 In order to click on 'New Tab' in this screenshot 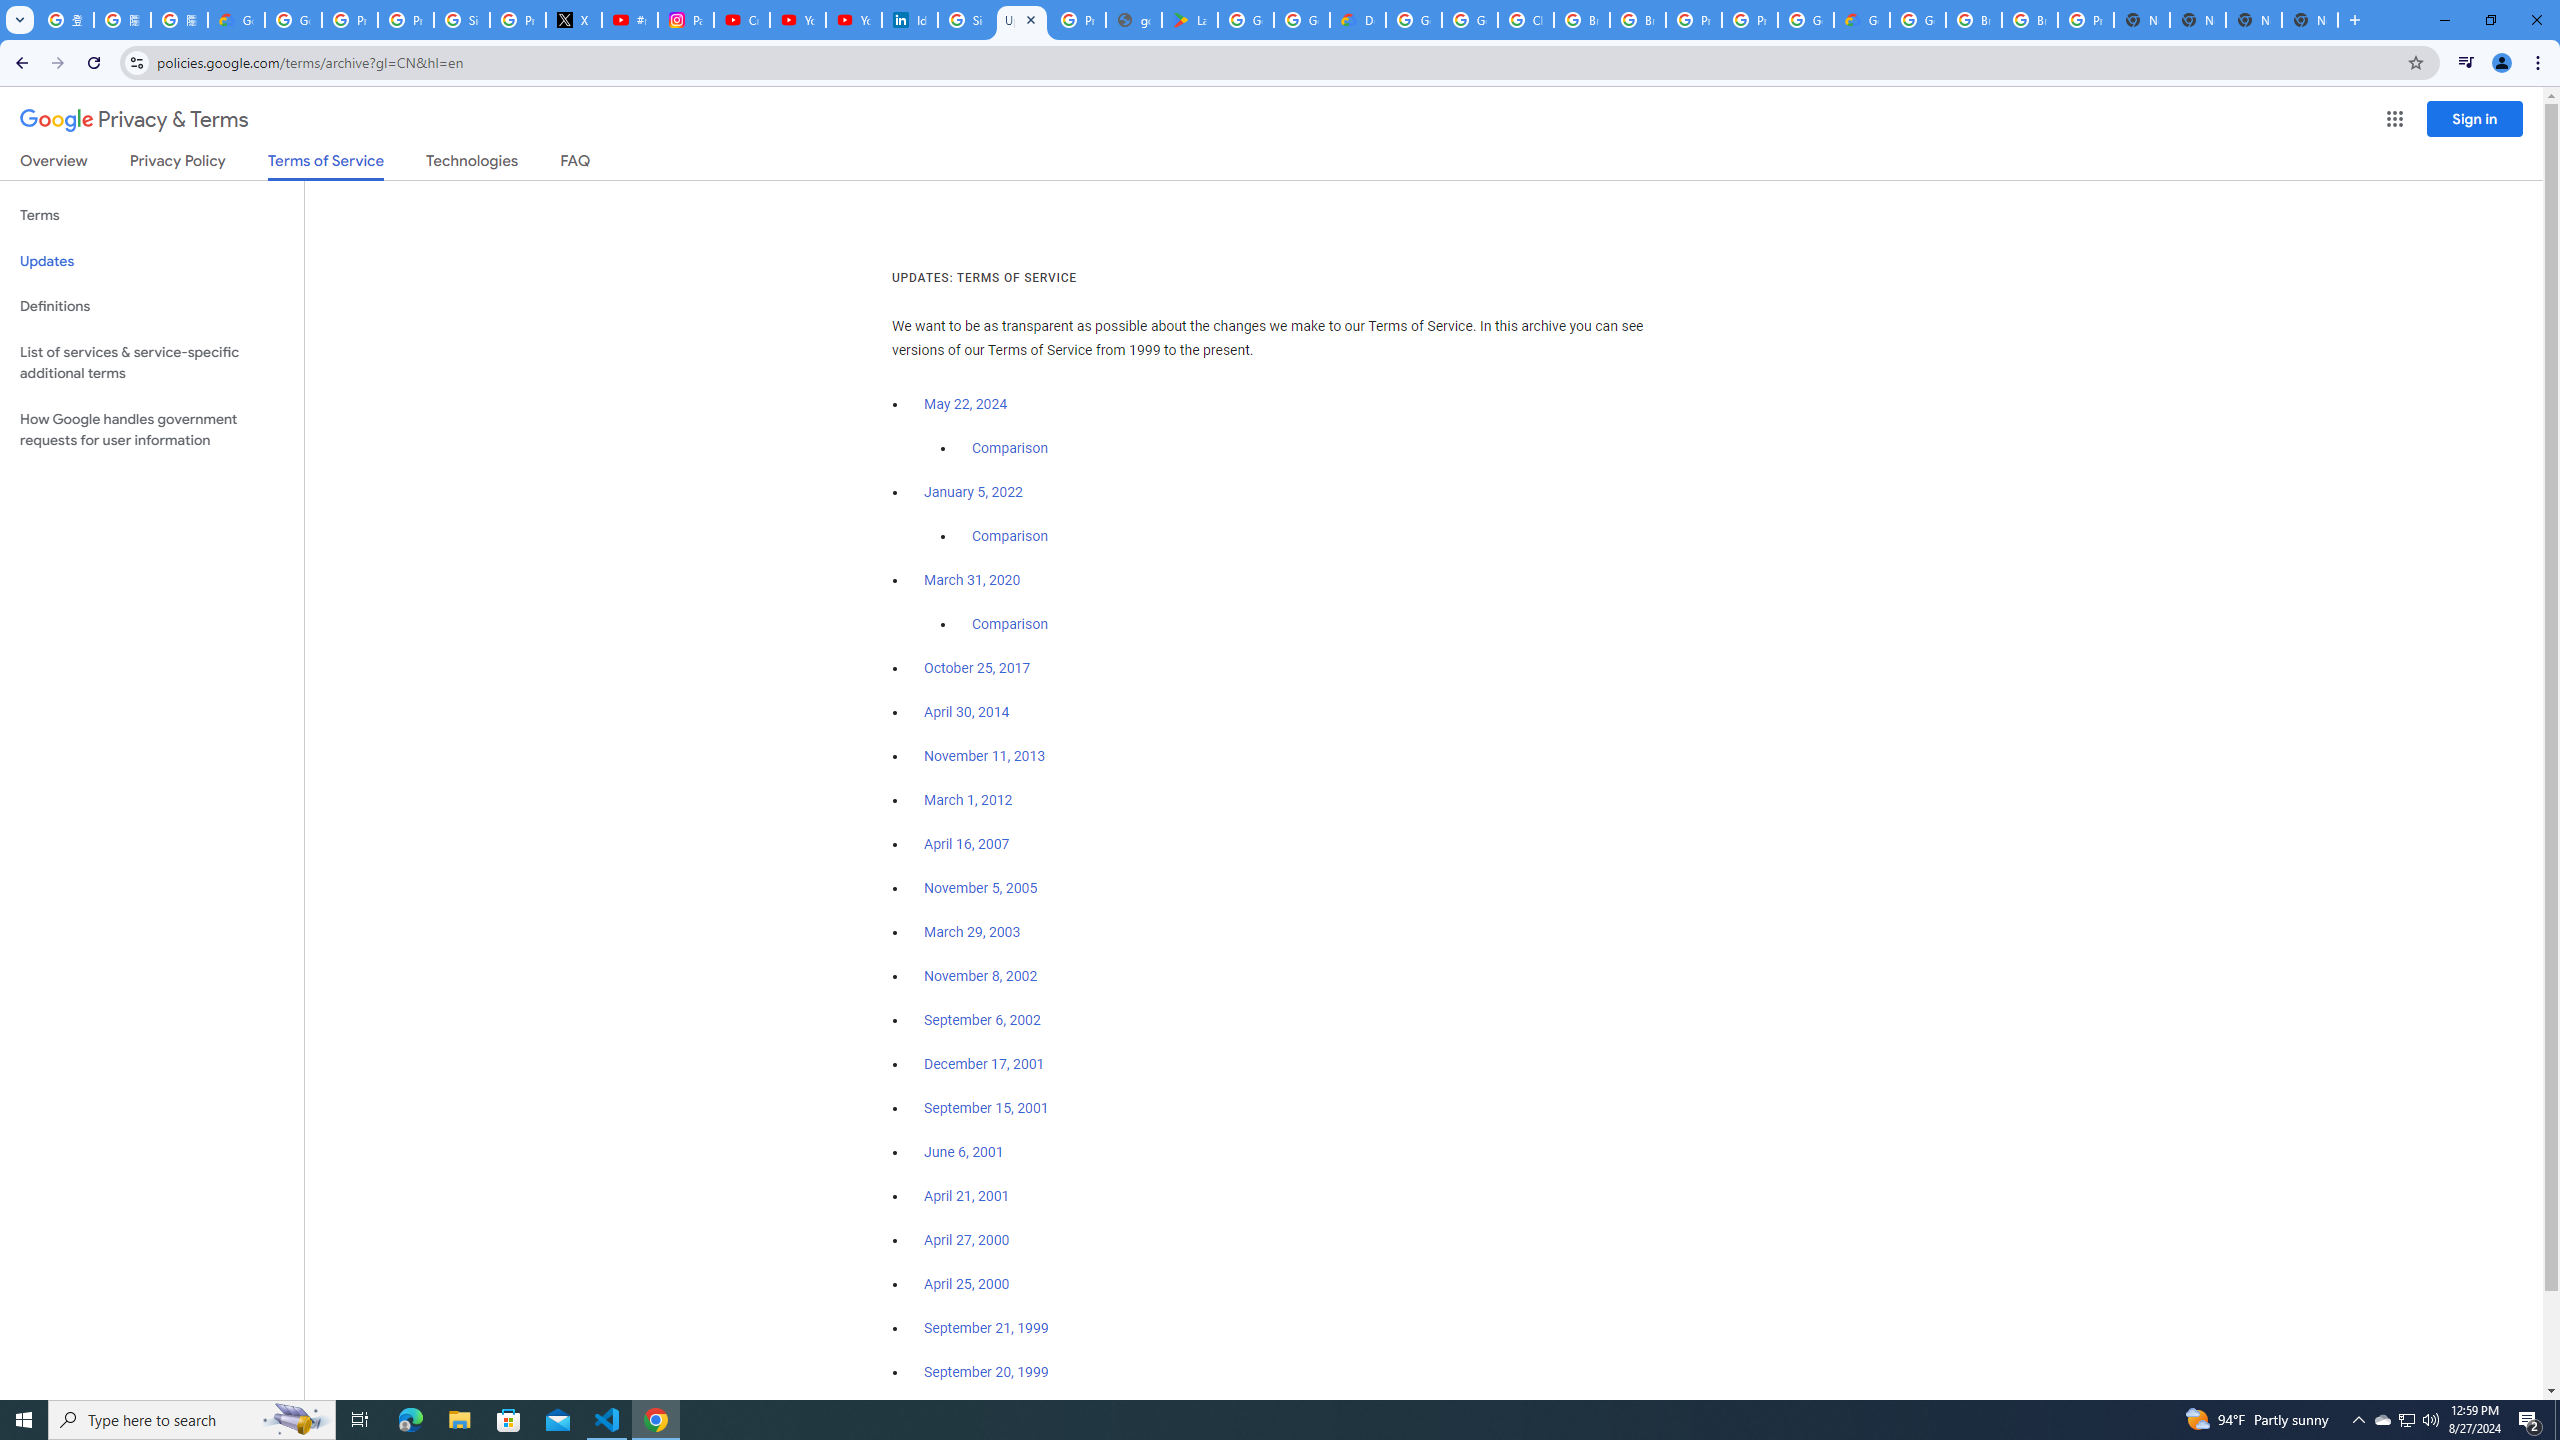, I will do `click(2310, 19)`.